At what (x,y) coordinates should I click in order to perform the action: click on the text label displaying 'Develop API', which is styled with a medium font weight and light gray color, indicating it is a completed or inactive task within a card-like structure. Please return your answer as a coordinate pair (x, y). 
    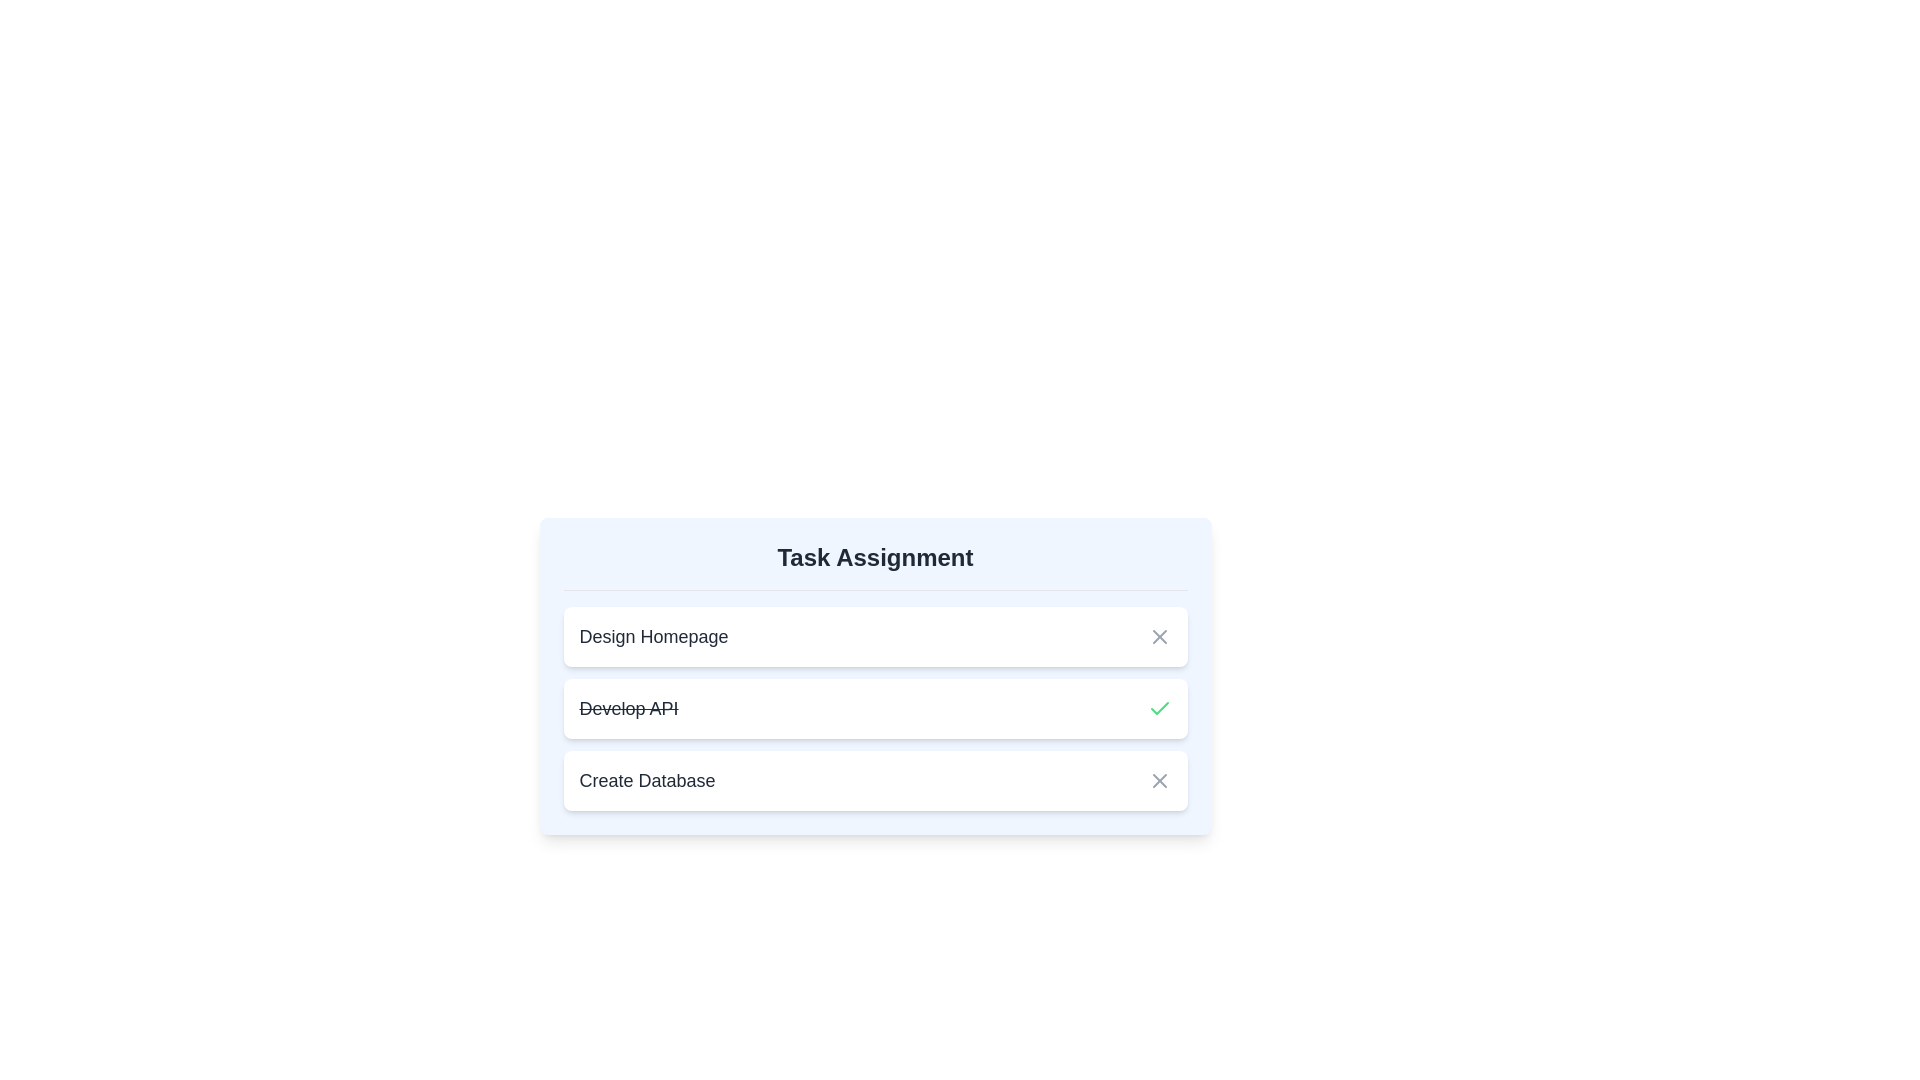
    Looking at the image, I should click on (627, 708).